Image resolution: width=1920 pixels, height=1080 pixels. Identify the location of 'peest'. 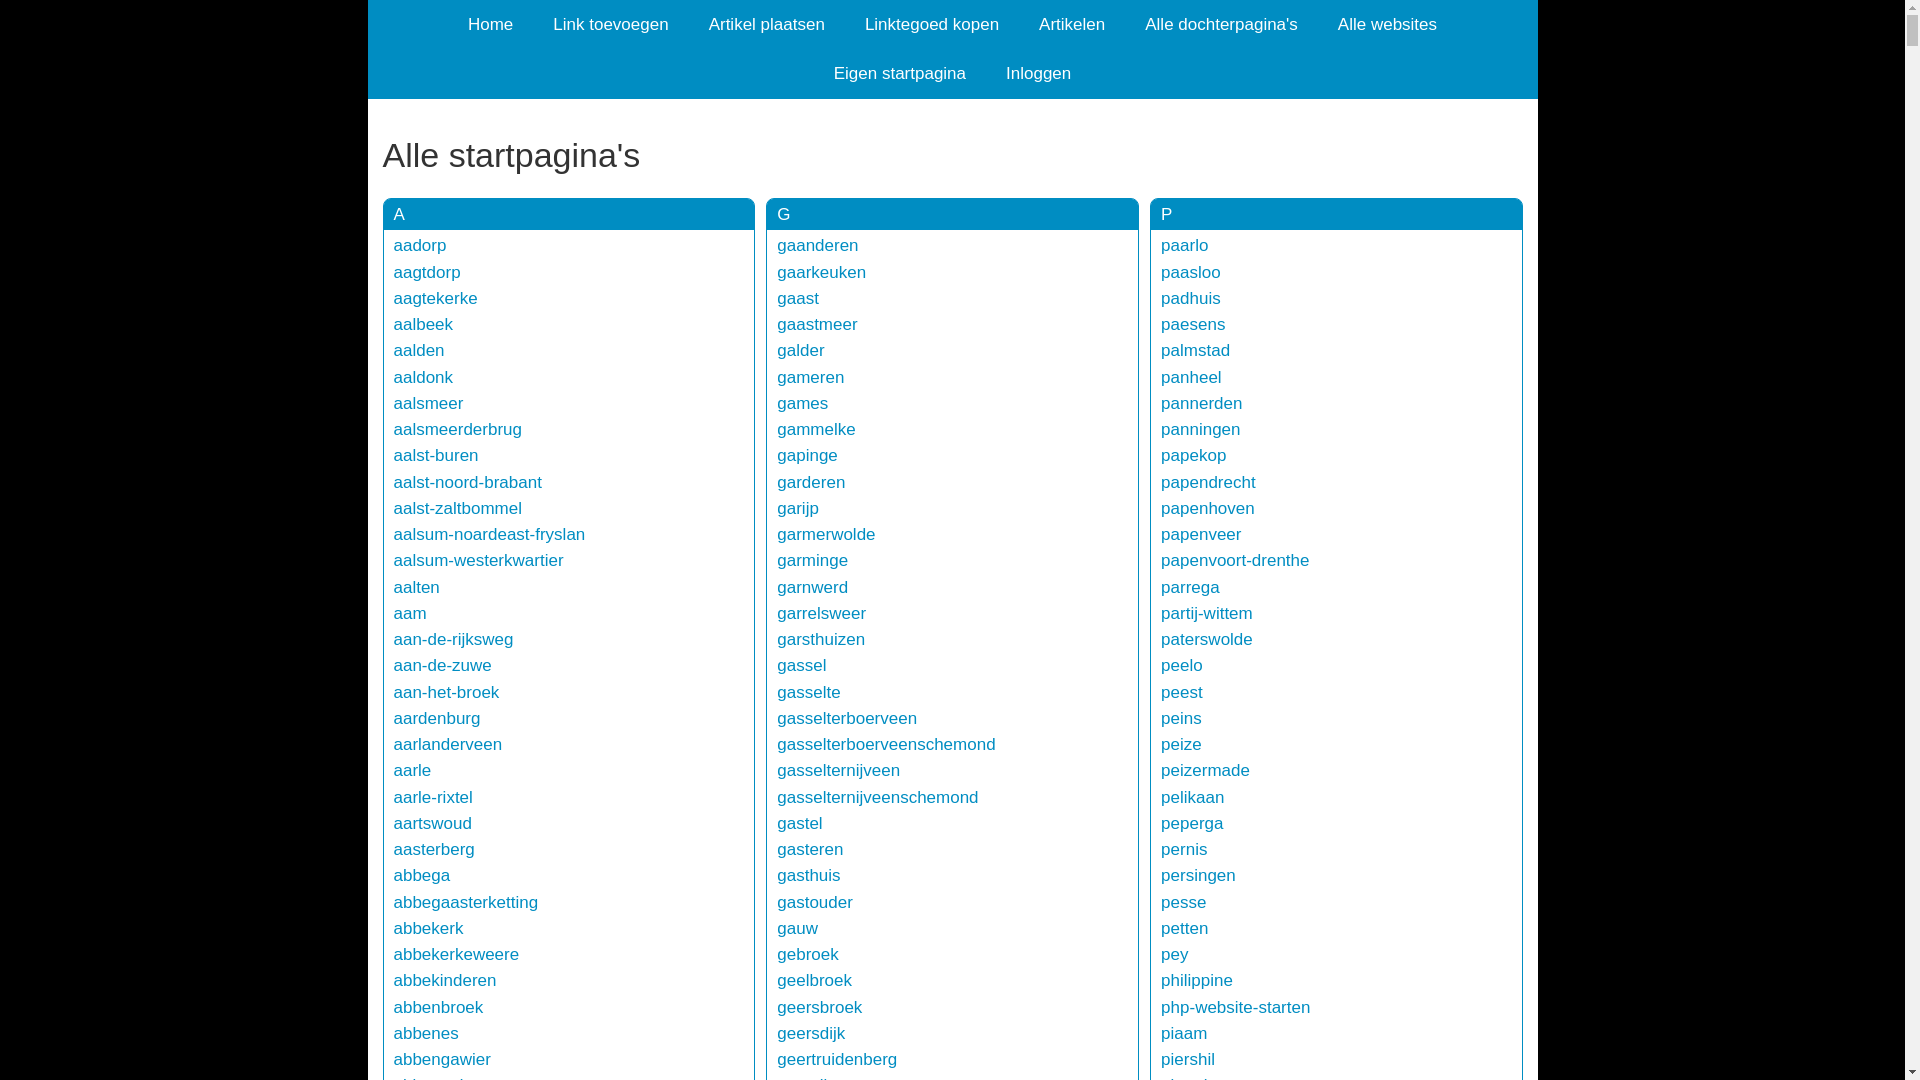
(1181, 691).